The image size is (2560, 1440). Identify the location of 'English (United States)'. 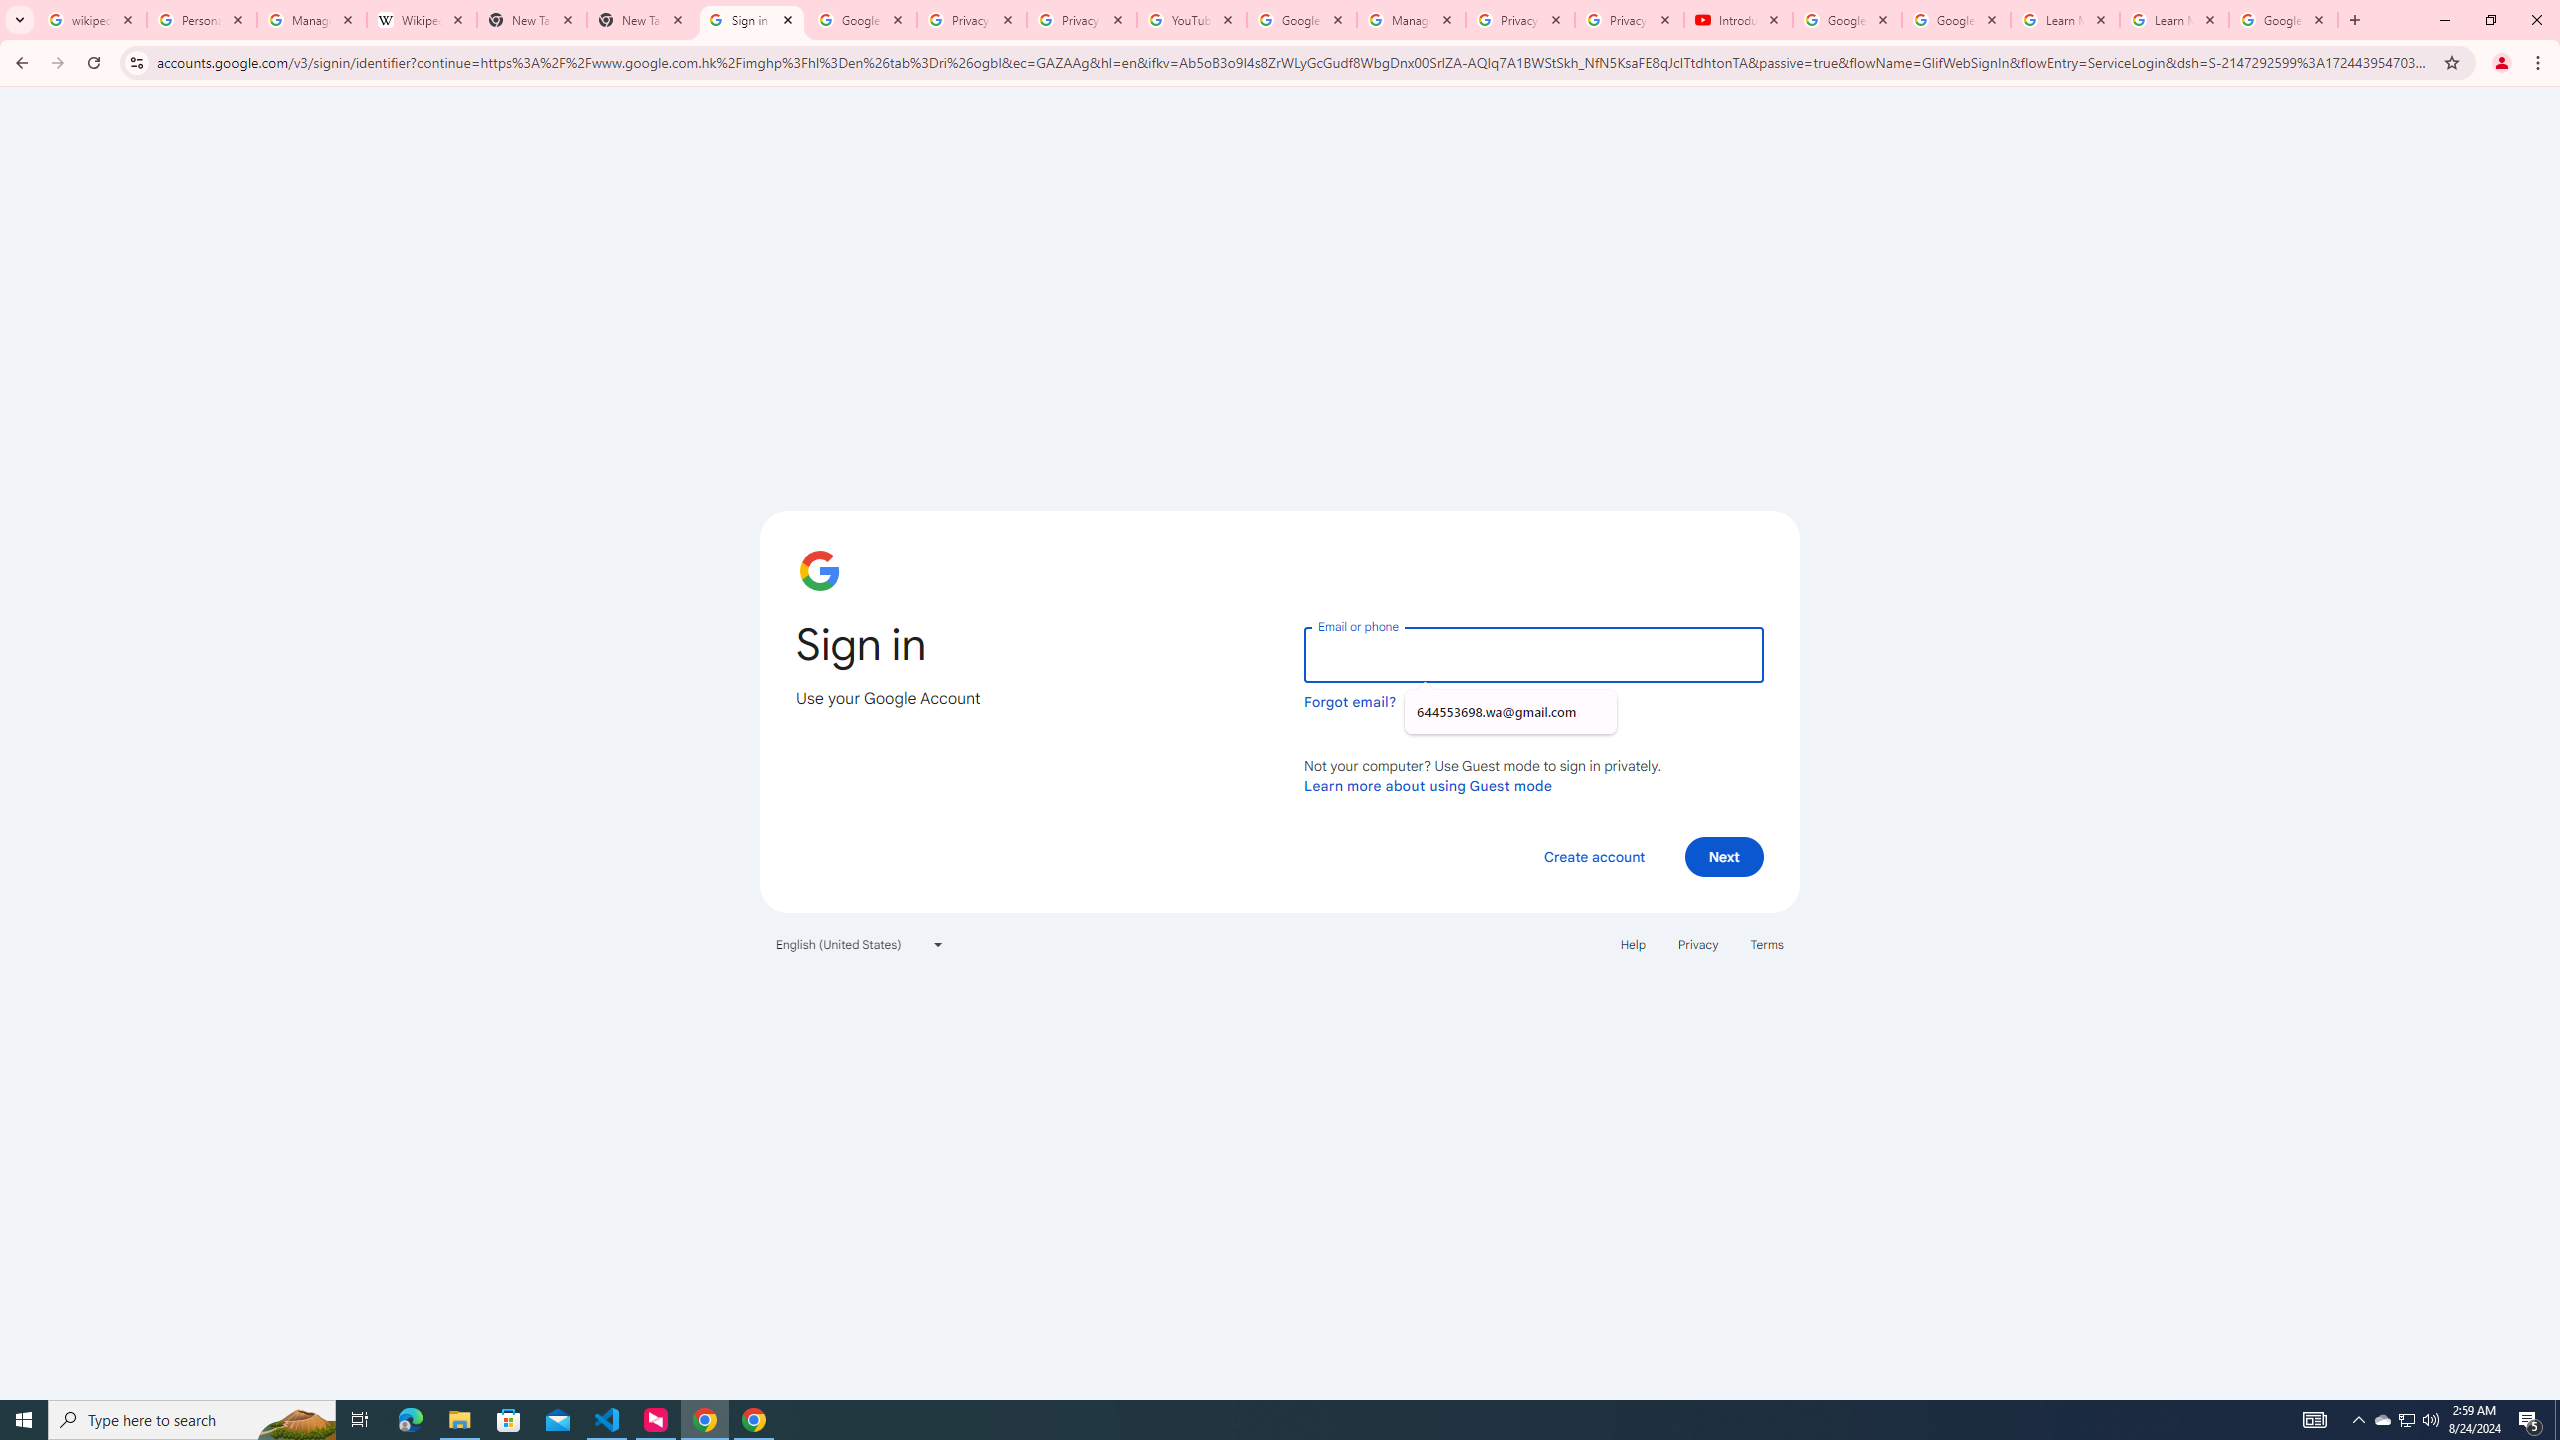
(860, 942).